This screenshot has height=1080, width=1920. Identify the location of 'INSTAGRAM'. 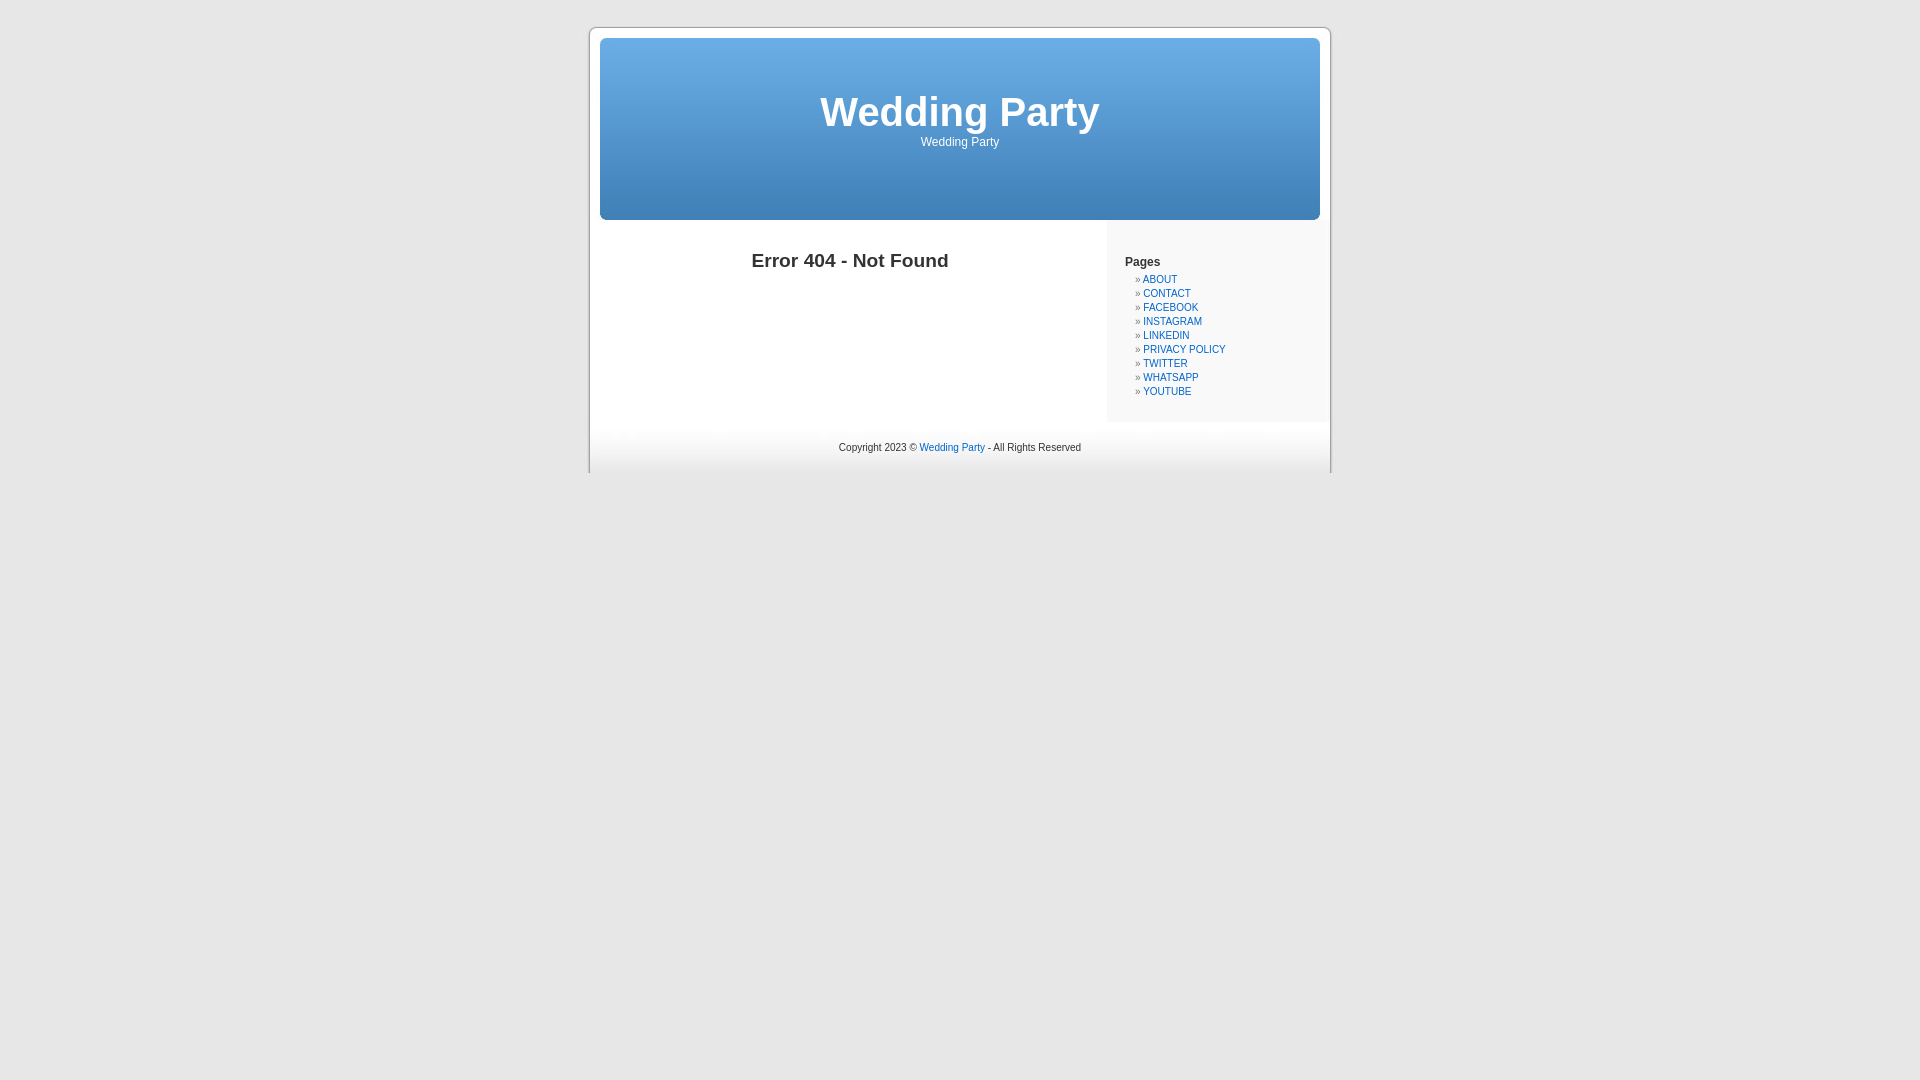
(1172, 320).